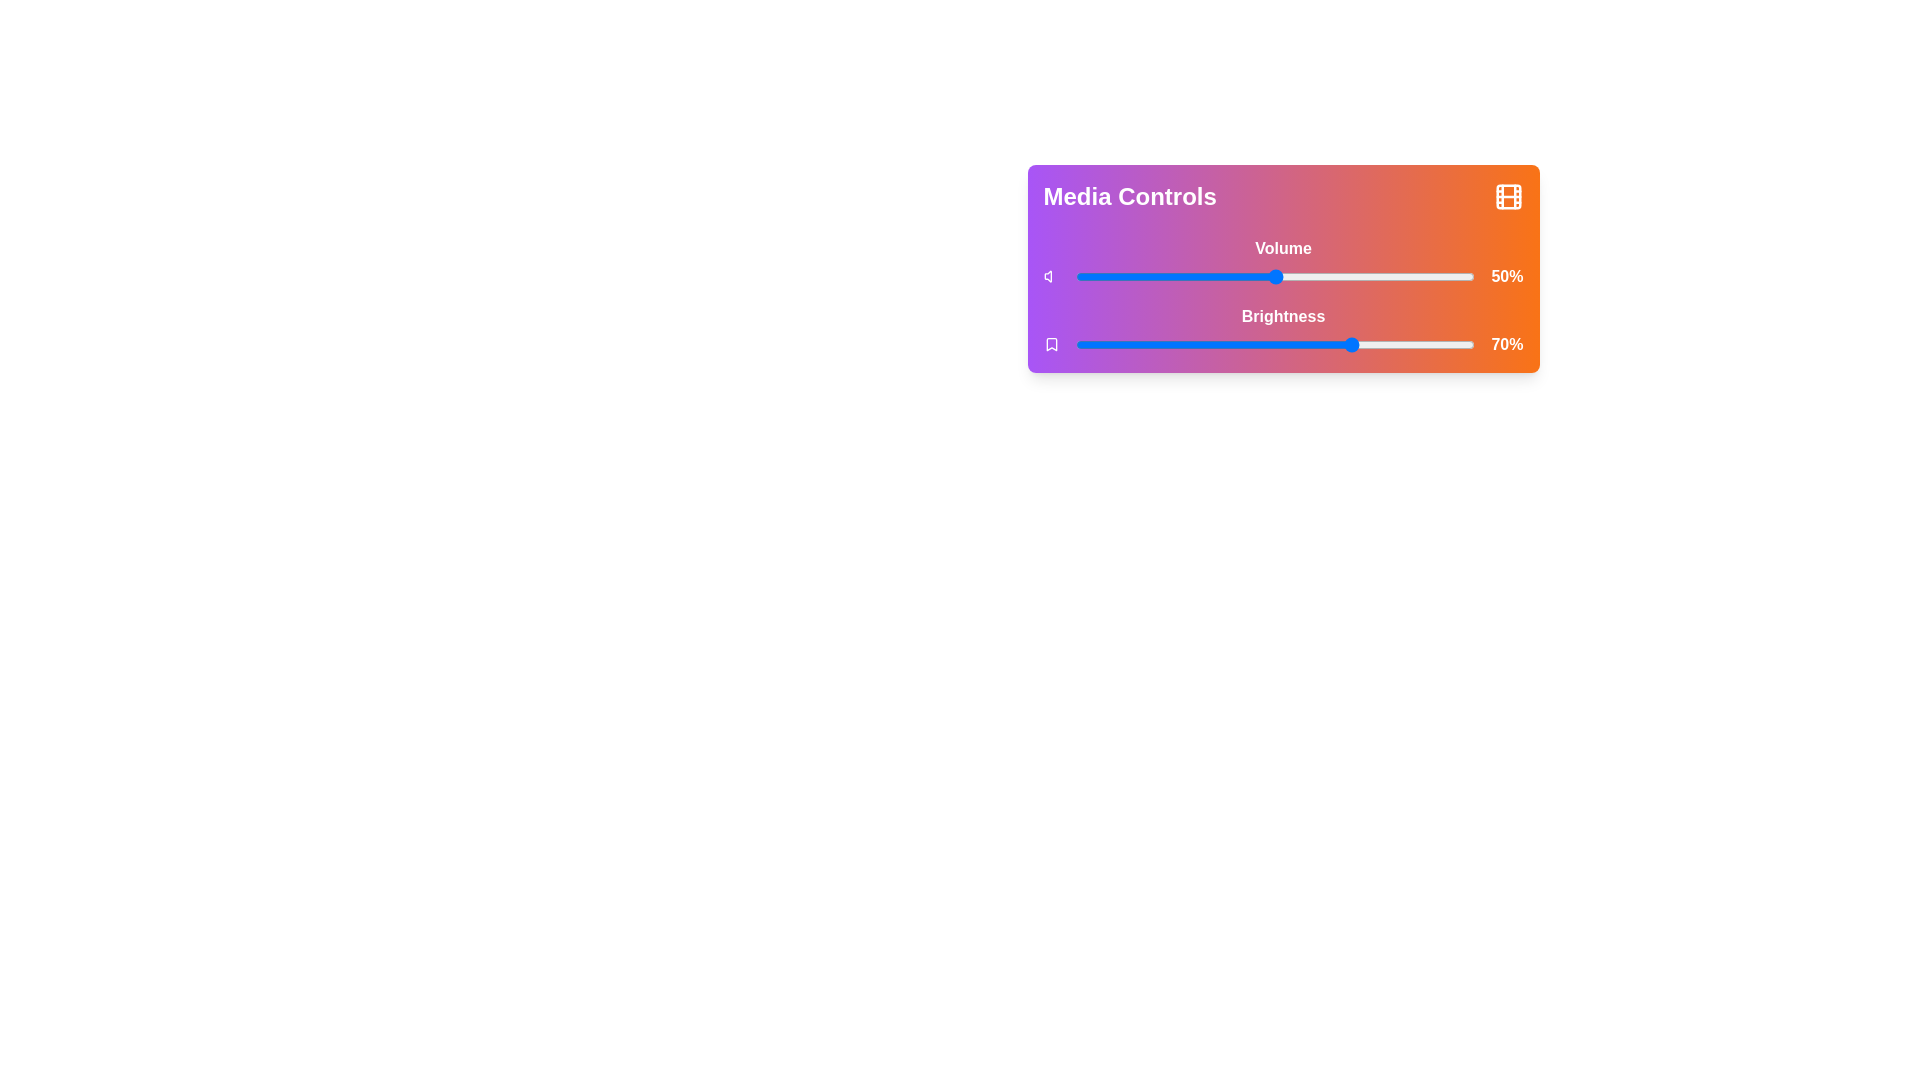 This screenshot has height=1080, width=1920. What do you see at coordinates (1129, 196) in the screenshot?
I see `the Media Controls title to inspect it` at bounding box center [1129, 196].